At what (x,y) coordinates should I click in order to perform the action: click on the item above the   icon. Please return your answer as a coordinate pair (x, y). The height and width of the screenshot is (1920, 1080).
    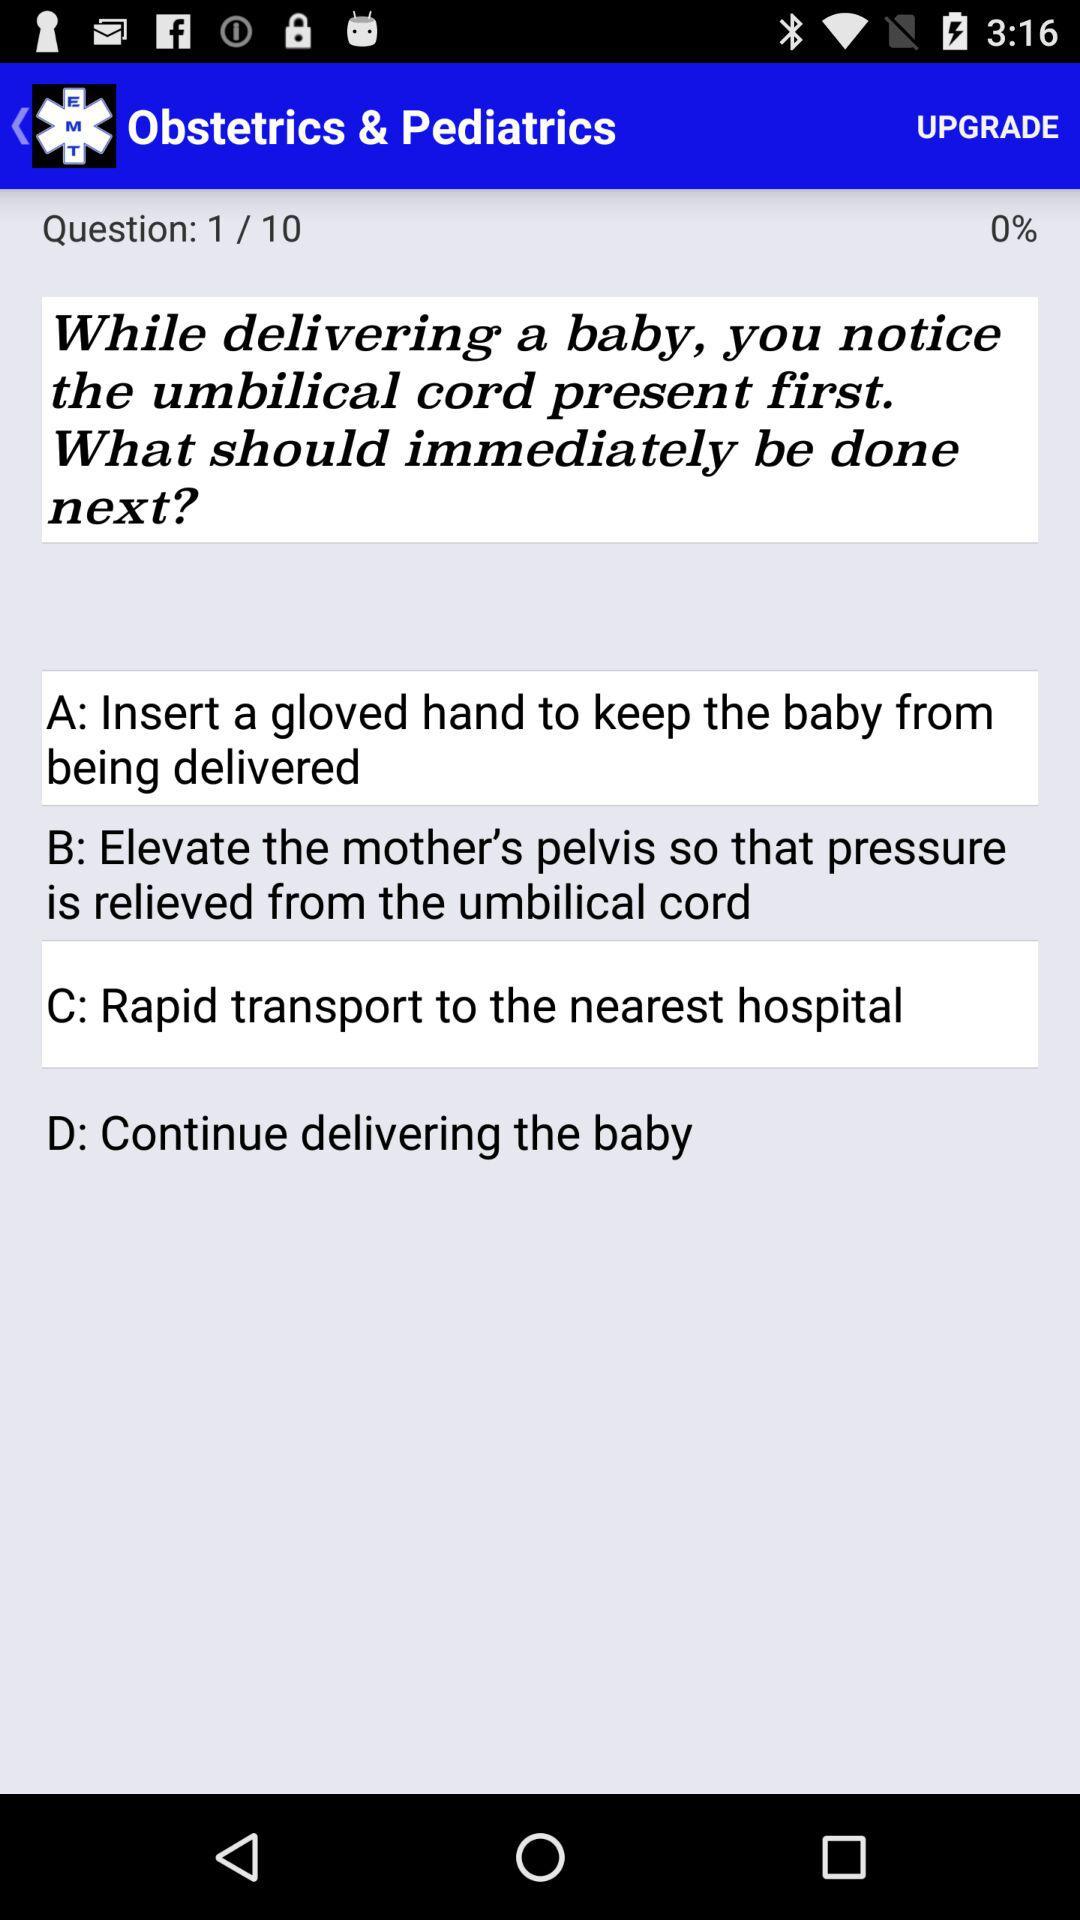
    Looking at the image, I should click on (540, 418).